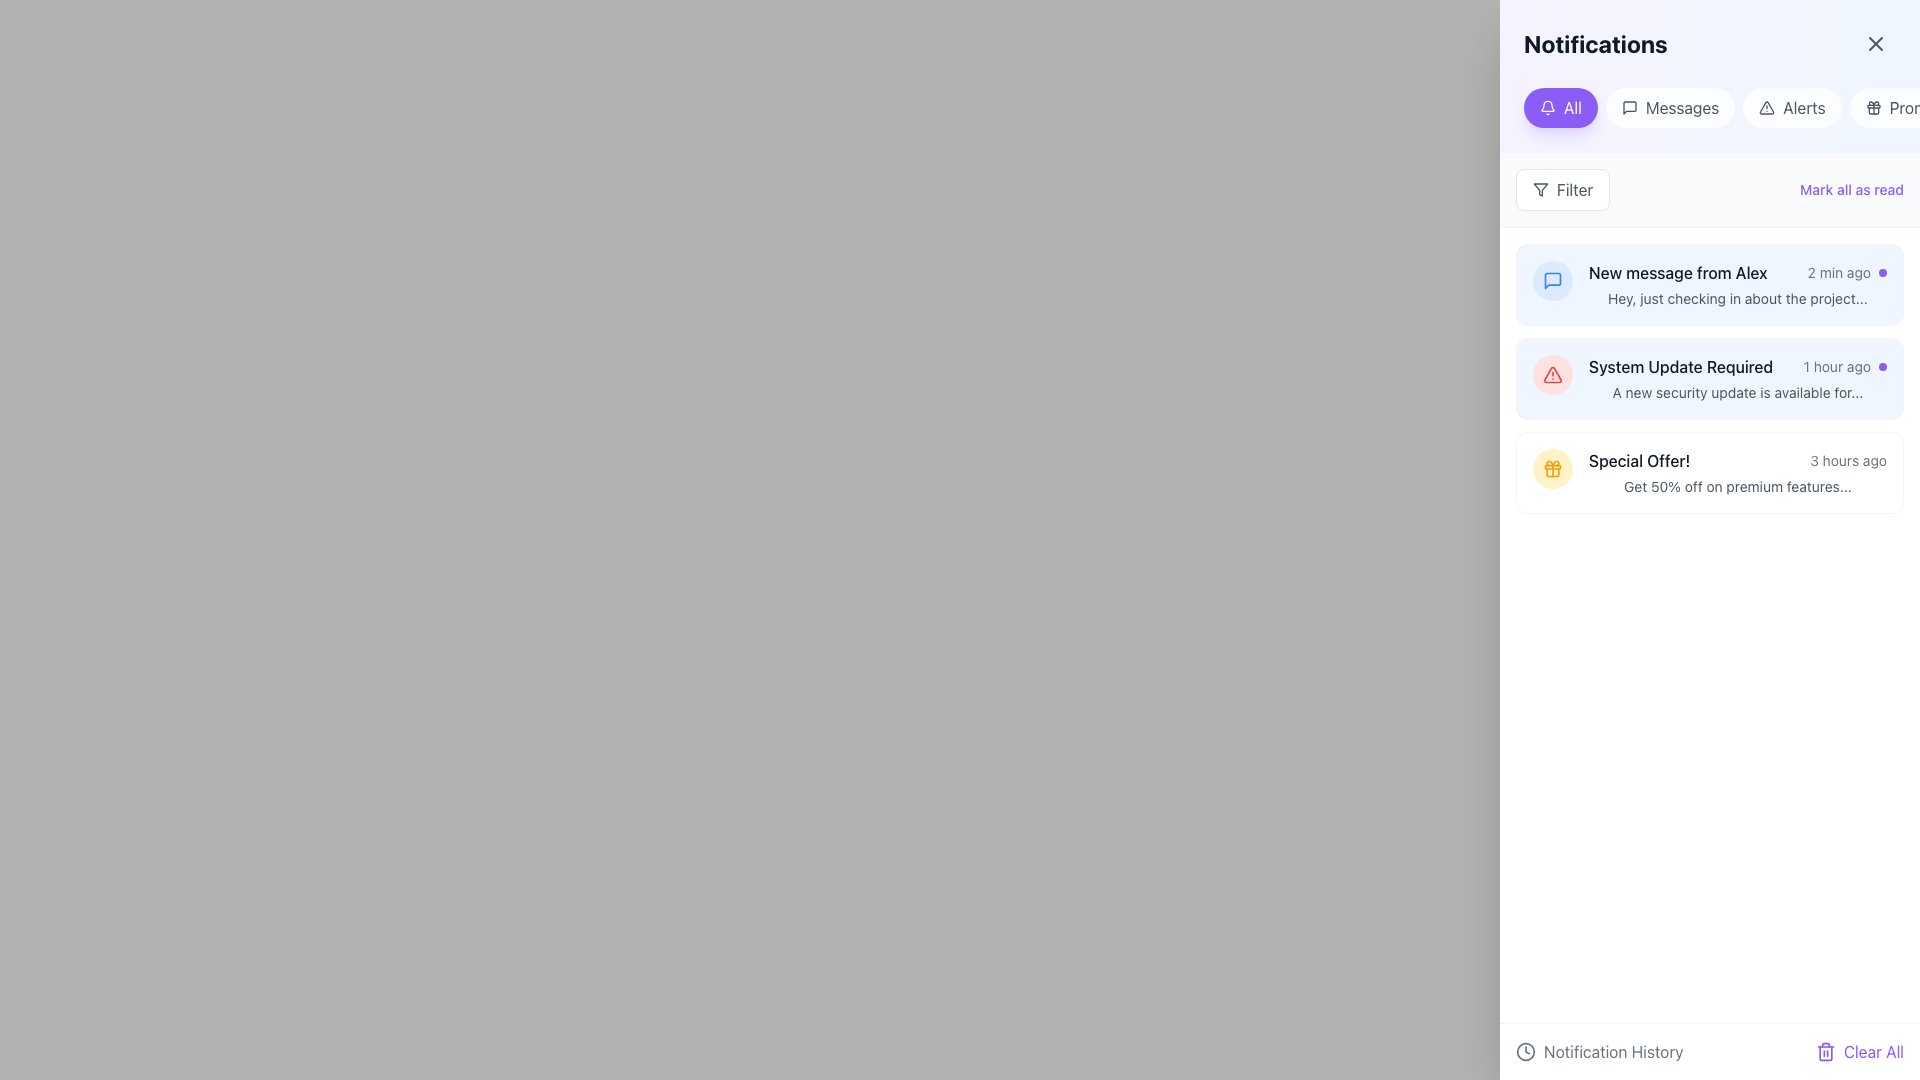  I want to click on the label displaying '2 min ago' which is part of the notification titled 'New message from Alex' in the notification panel, so click(1839, 273).